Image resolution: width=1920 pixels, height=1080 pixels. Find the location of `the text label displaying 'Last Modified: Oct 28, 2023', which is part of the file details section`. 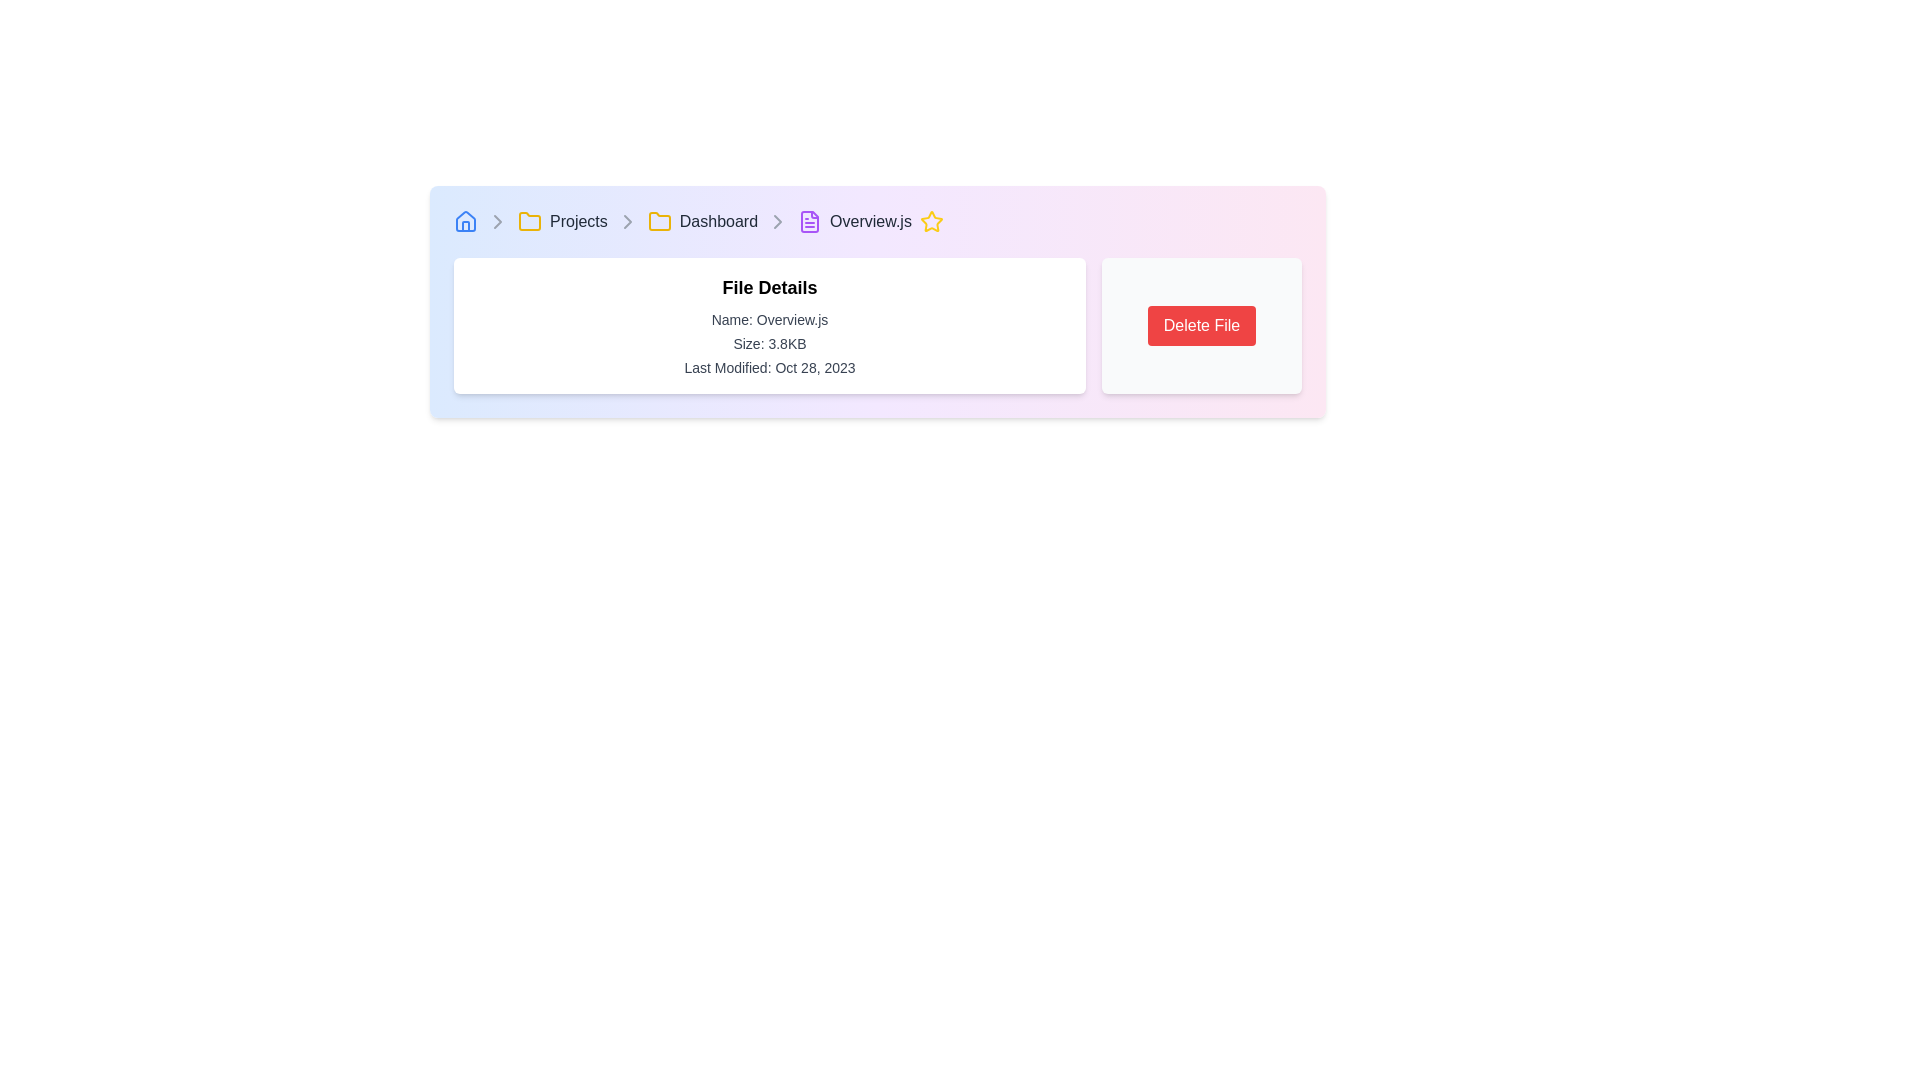

the text label displaying 'Last Modified: Oct 28, 2023', which is part of the file details section is located at coordinates (768, 367).